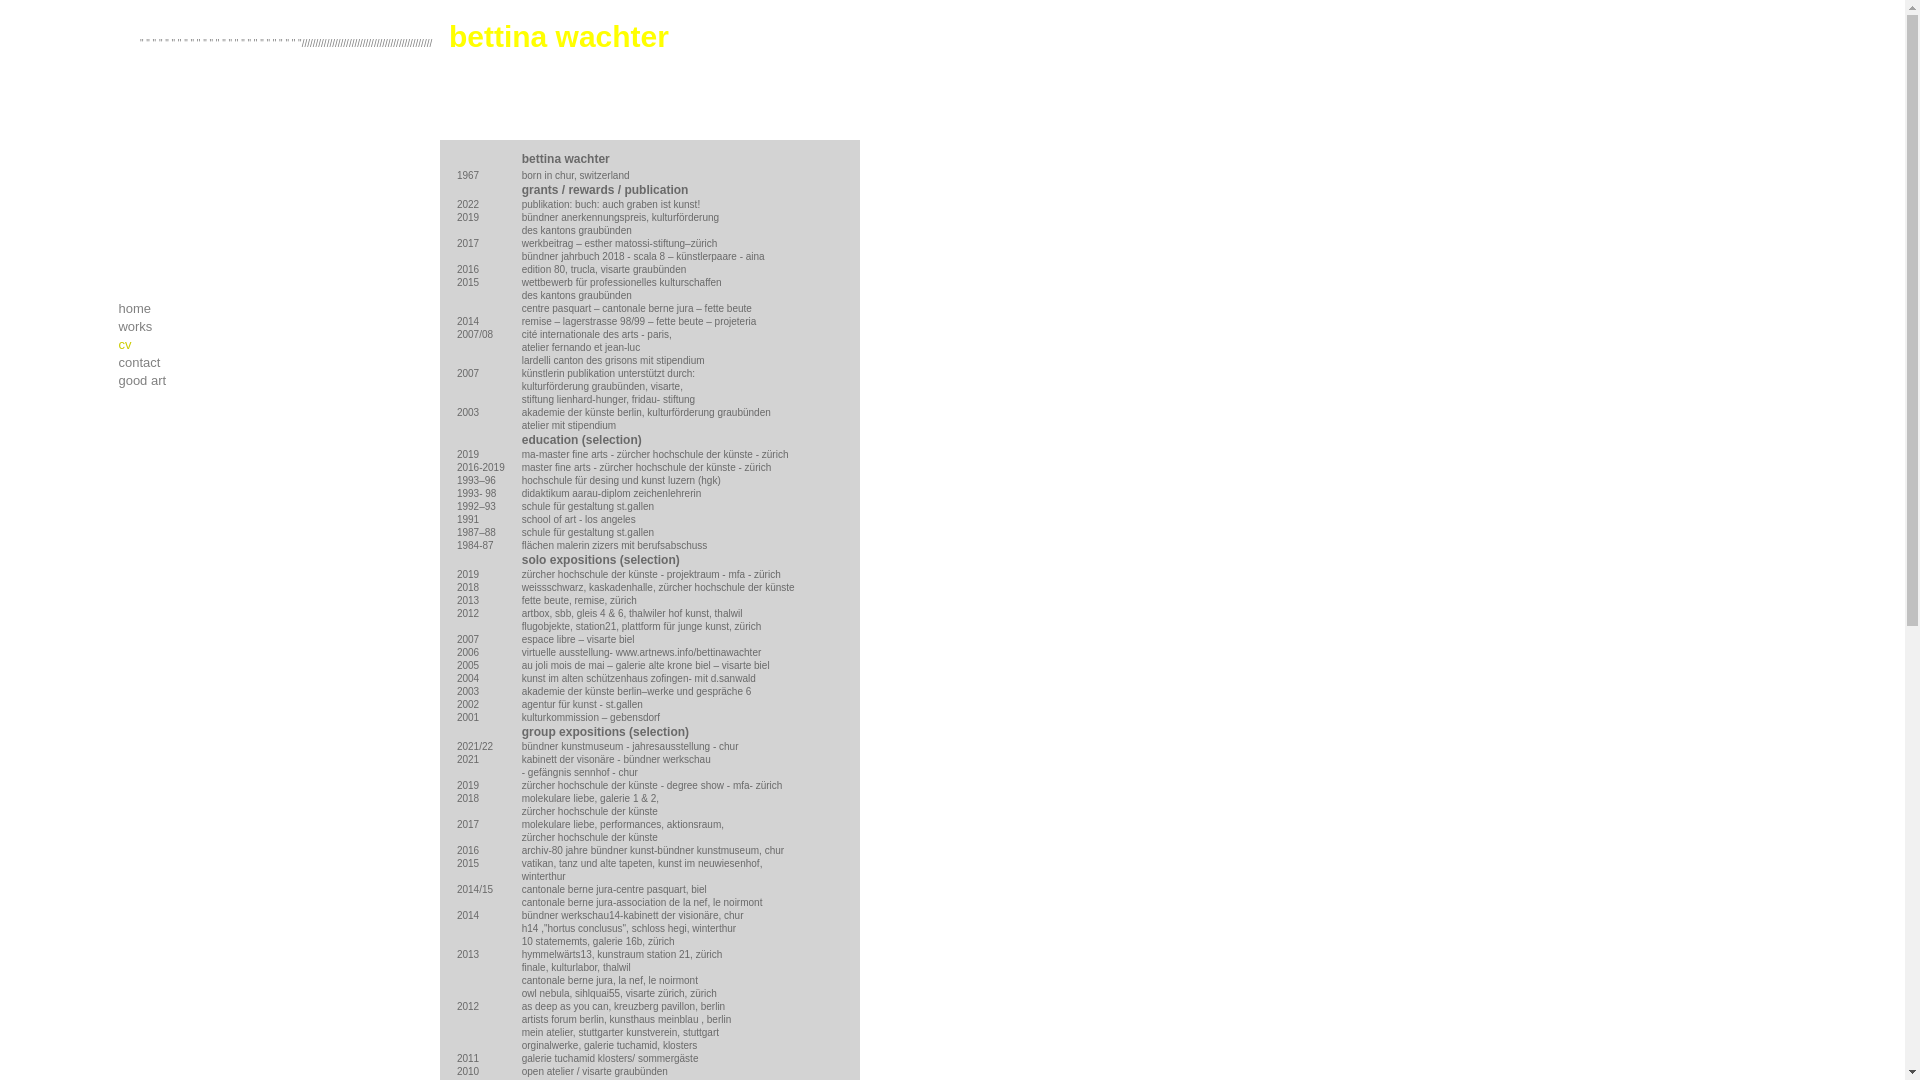 Image resolution: width=1920 pixels, height=1080 pixels. Describe the element at coordinates (209, 308) in the screenshot. I see `'home'` at that location.